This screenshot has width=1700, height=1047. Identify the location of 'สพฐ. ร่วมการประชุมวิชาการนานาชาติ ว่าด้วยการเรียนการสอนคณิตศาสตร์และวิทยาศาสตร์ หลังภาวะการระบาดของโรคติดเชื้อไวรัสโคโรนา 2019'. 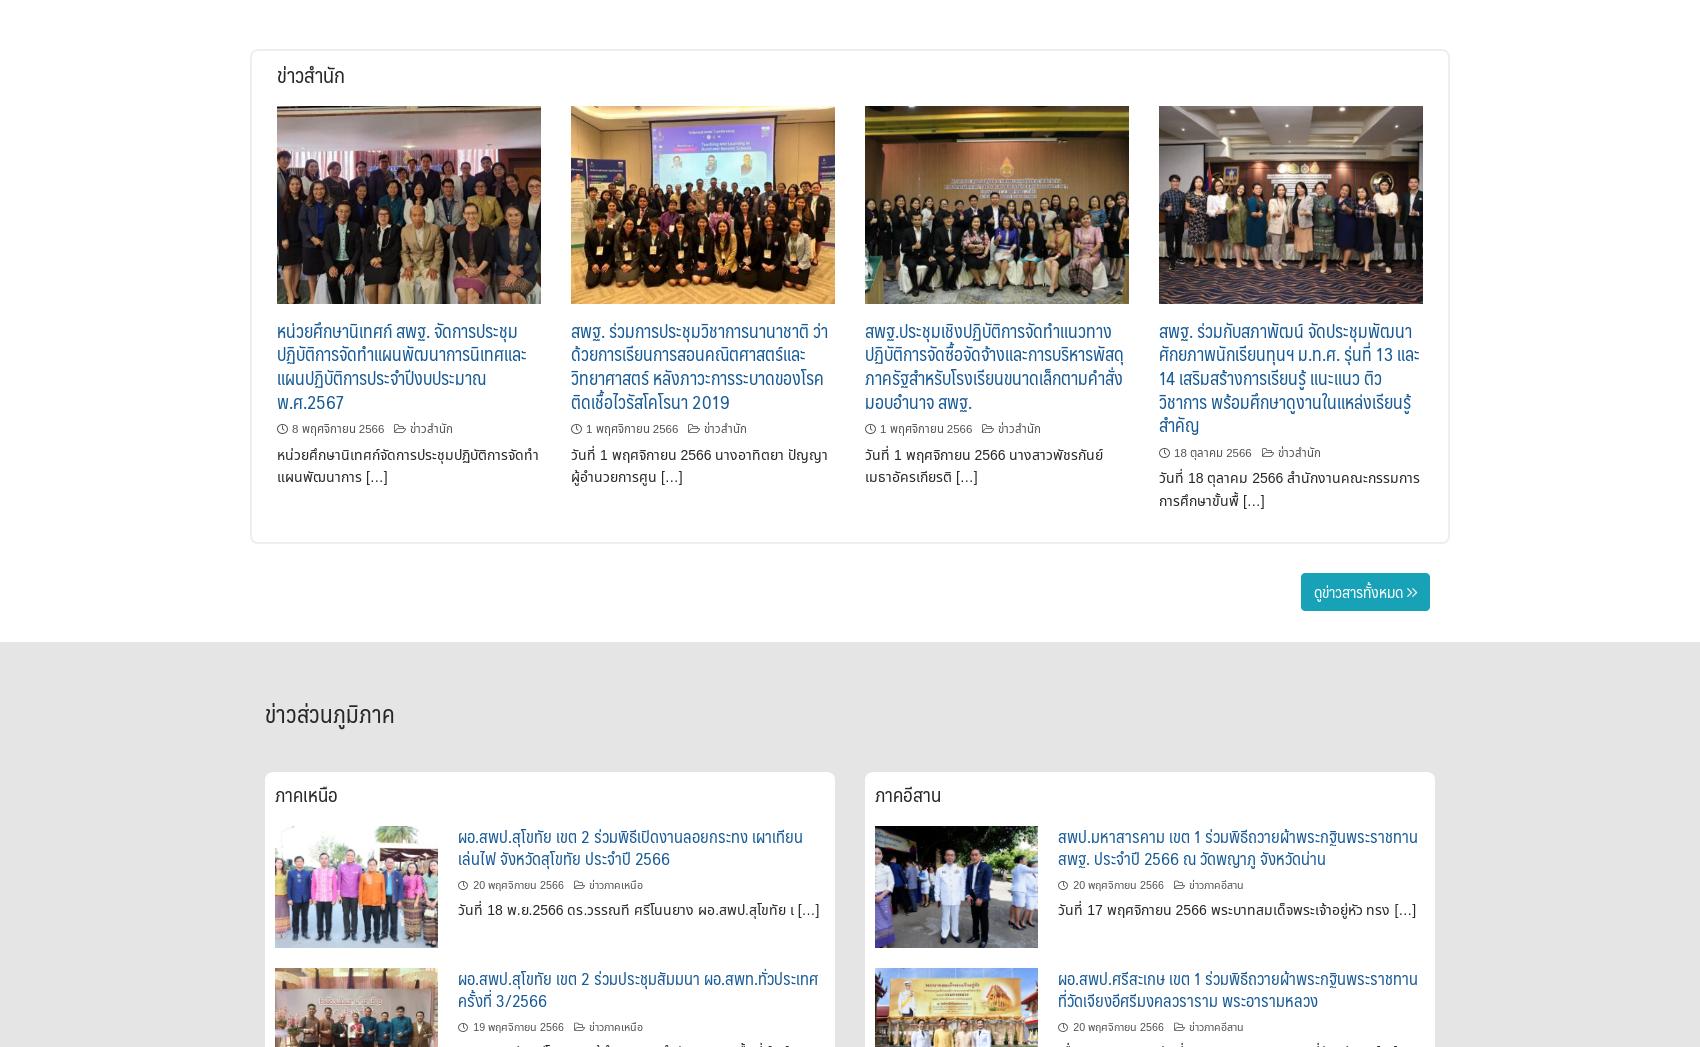
(699, 364).